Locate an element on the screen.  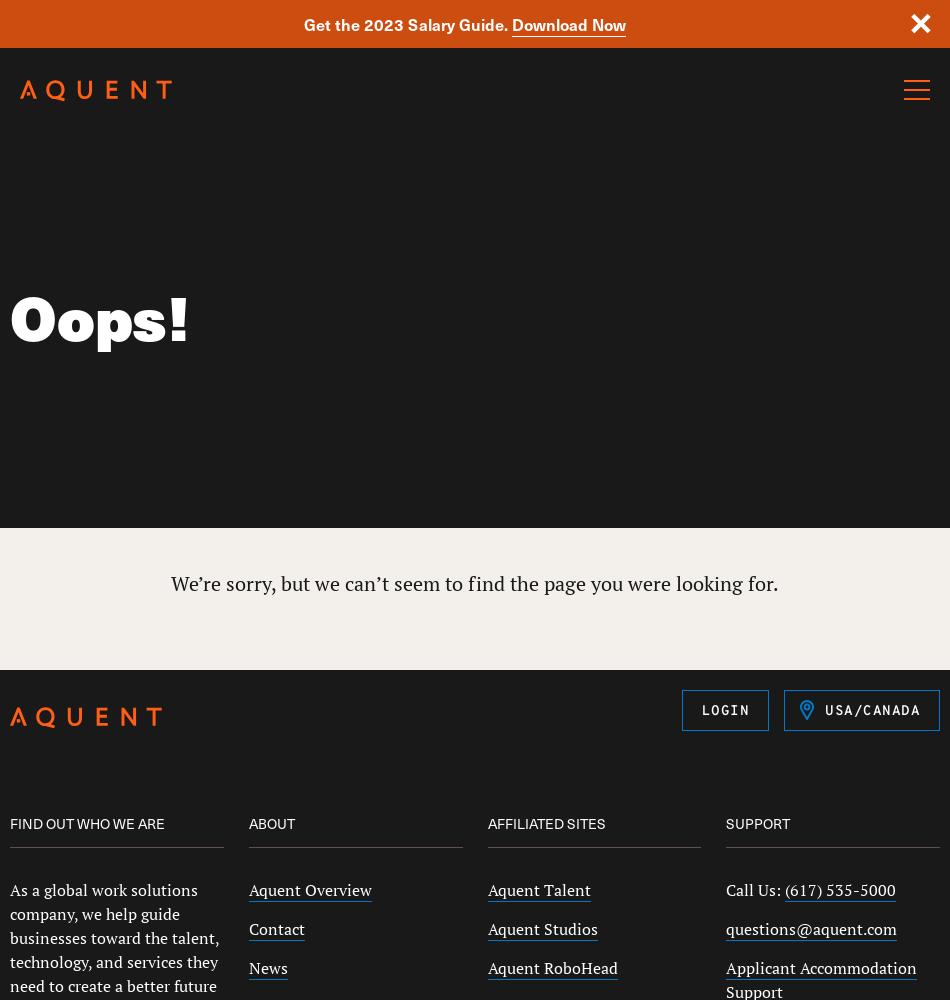
'Aquent Studios' is located at coordinates (486, 929).